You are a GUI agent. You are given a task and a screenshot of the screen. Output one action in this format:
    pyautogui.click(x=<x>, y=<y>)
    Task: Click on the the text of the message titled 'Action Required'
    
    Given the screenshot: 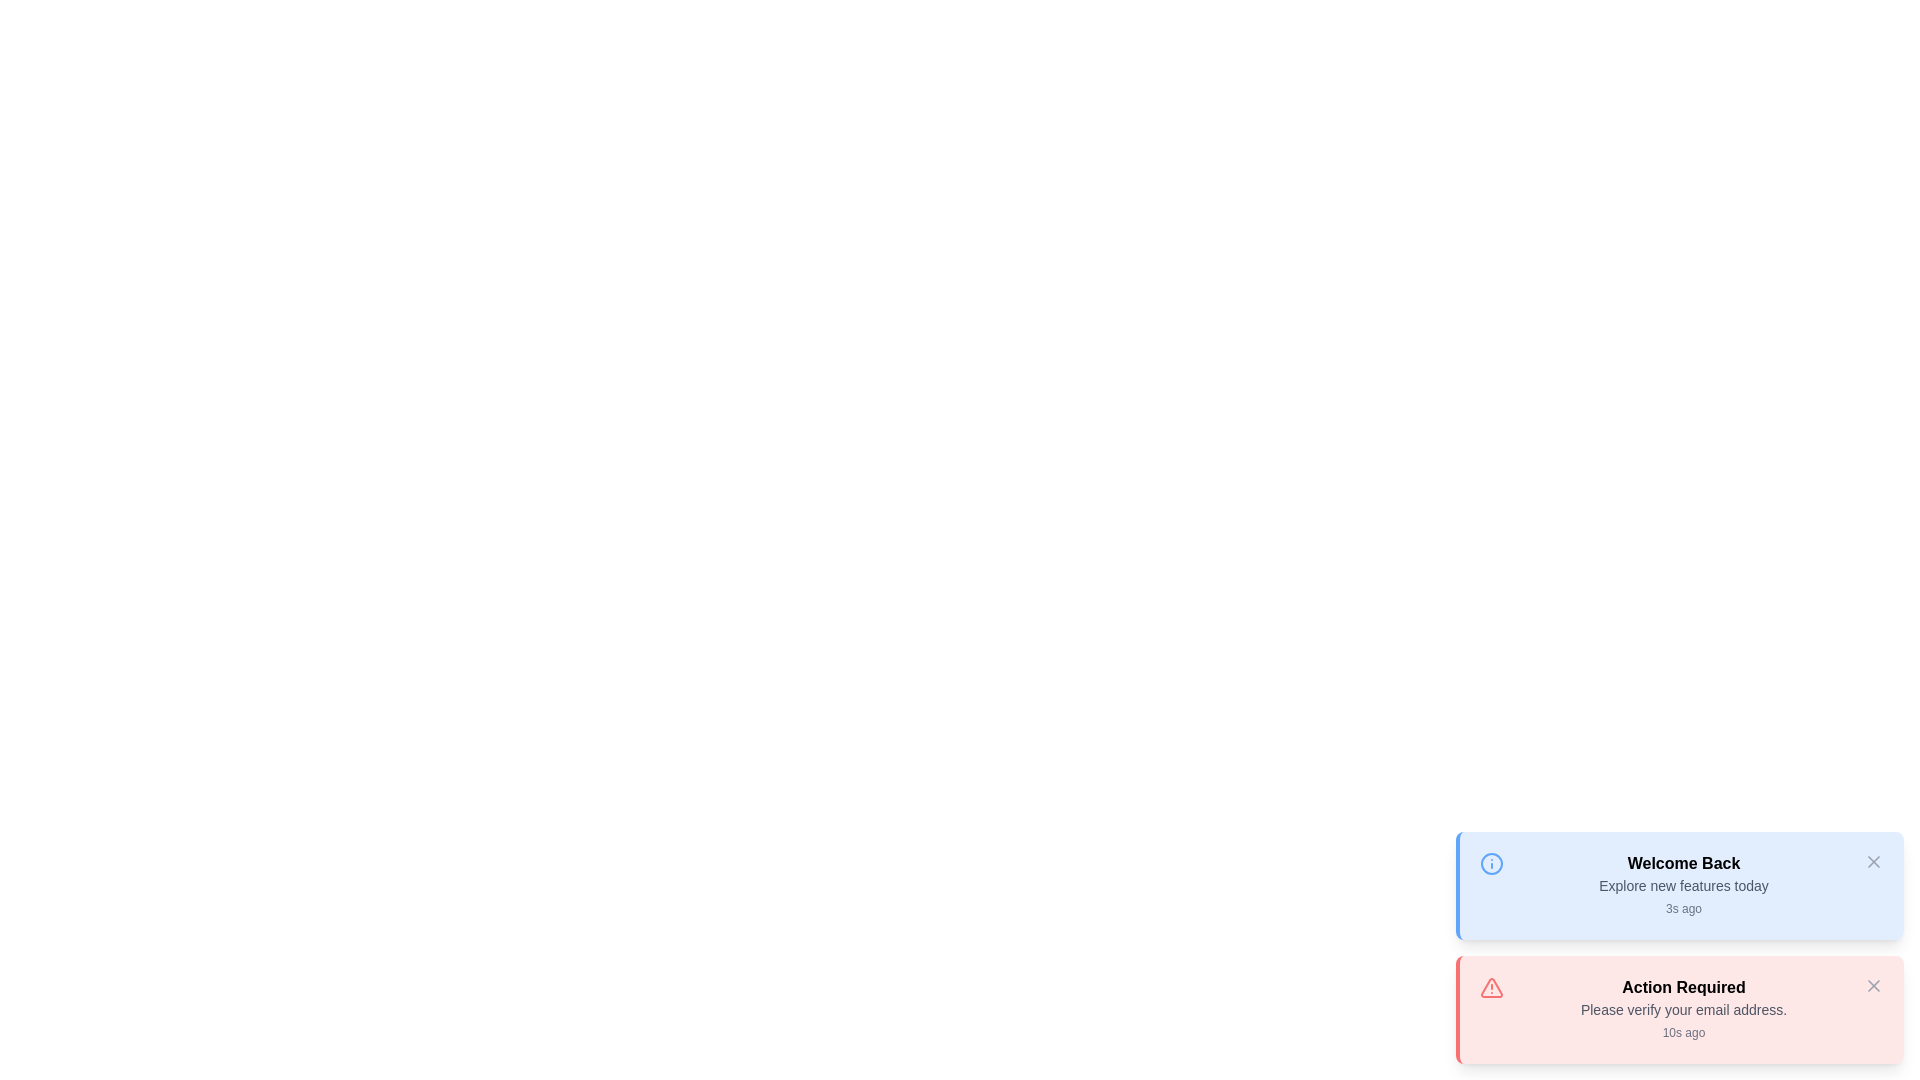 What is the action you would take?
    pyautogui.click(x=1683, y=986)
    